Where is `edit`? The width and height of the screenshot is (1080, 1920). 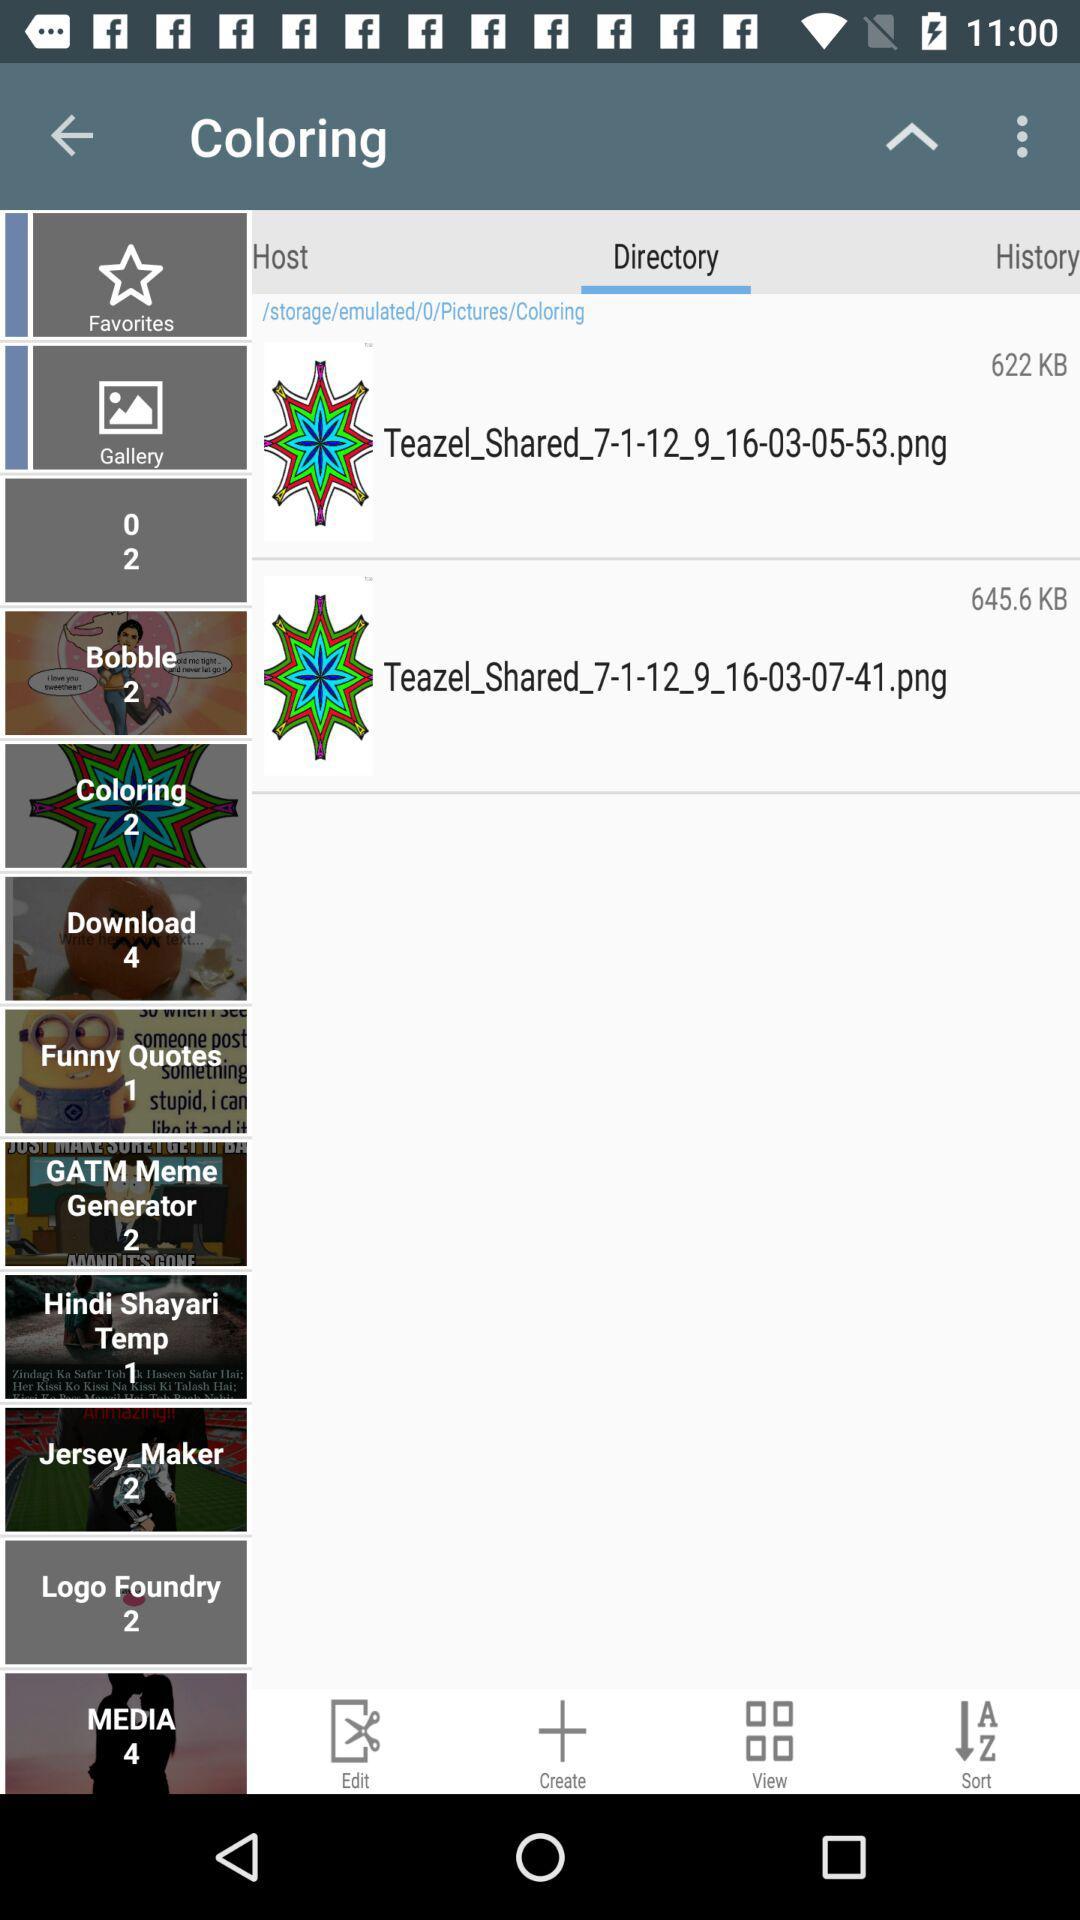
edit is located at coordinates (354, 1740).